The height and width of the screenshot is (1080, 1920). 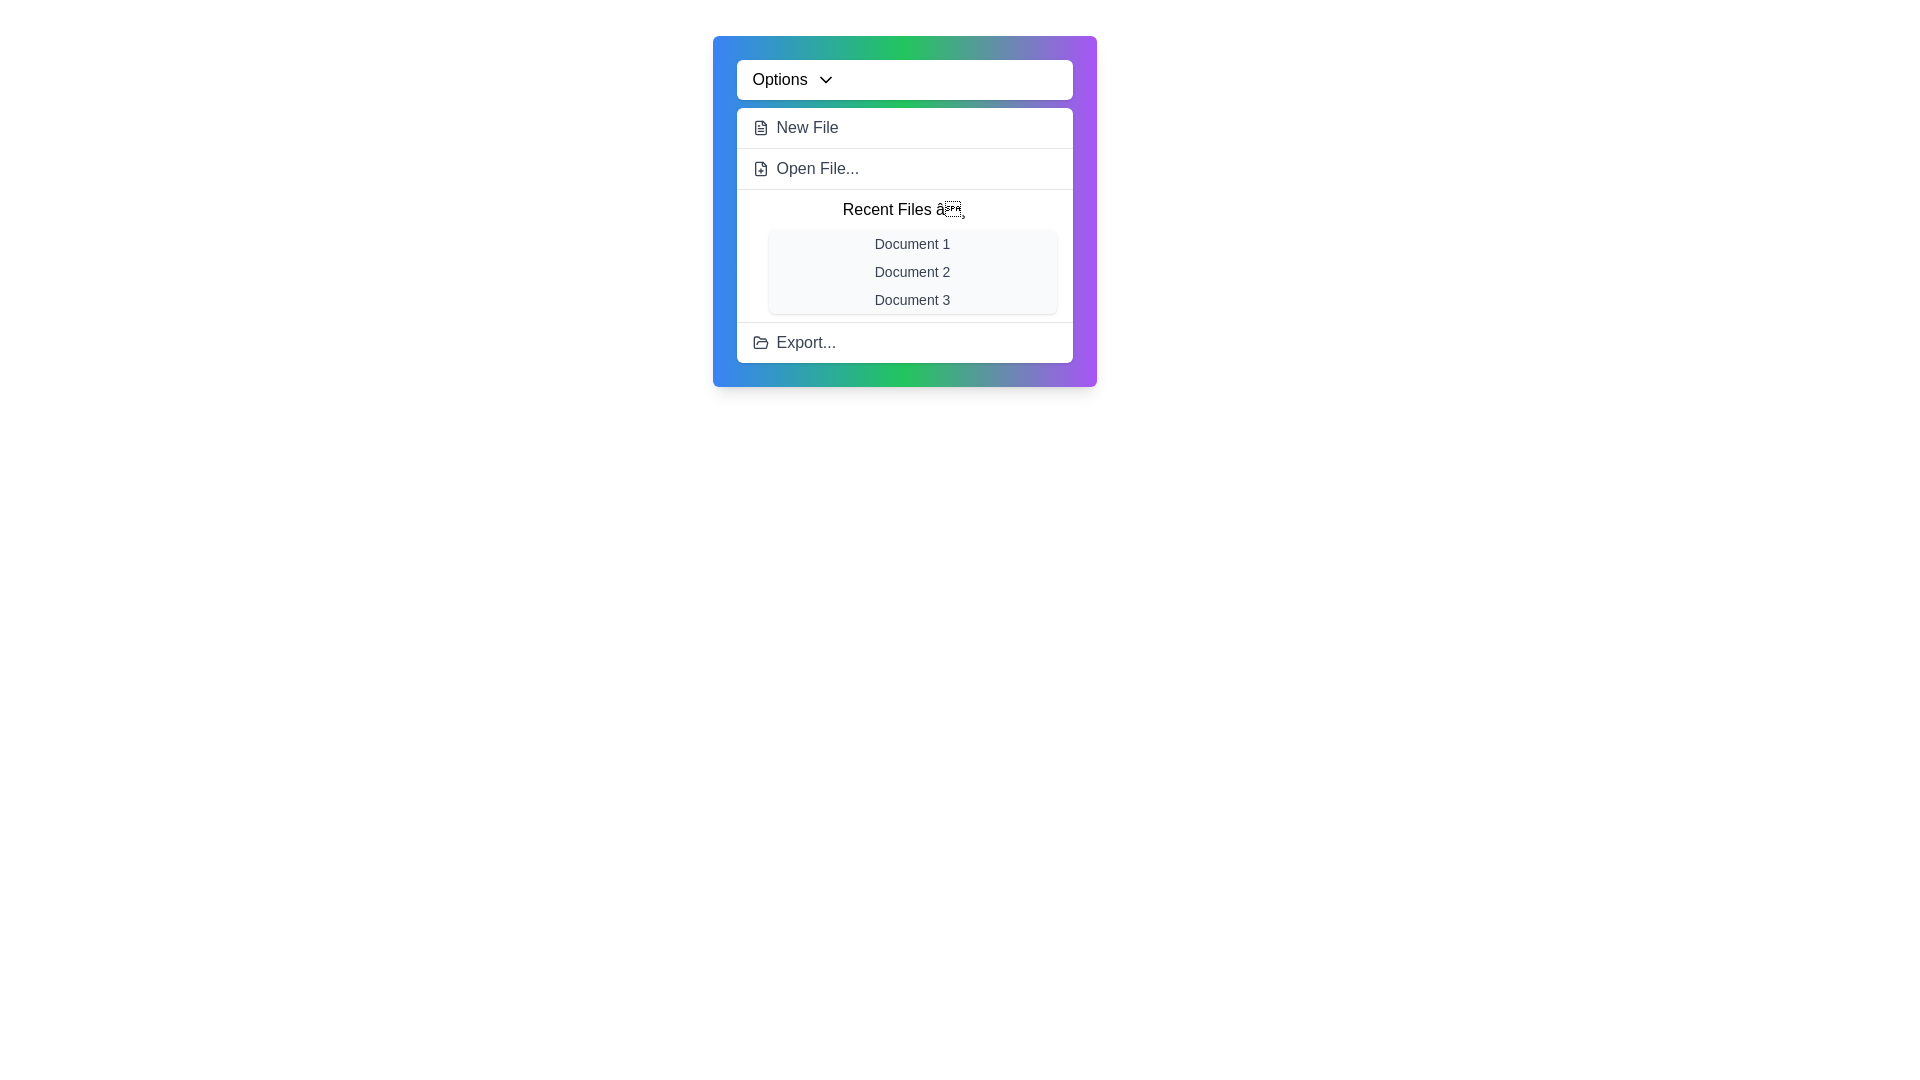 I want to click on the document icon located next to the text 'New File' in the dropdown menu, which features a minimalistic design with bold outlines, so click(x=759, y=127).